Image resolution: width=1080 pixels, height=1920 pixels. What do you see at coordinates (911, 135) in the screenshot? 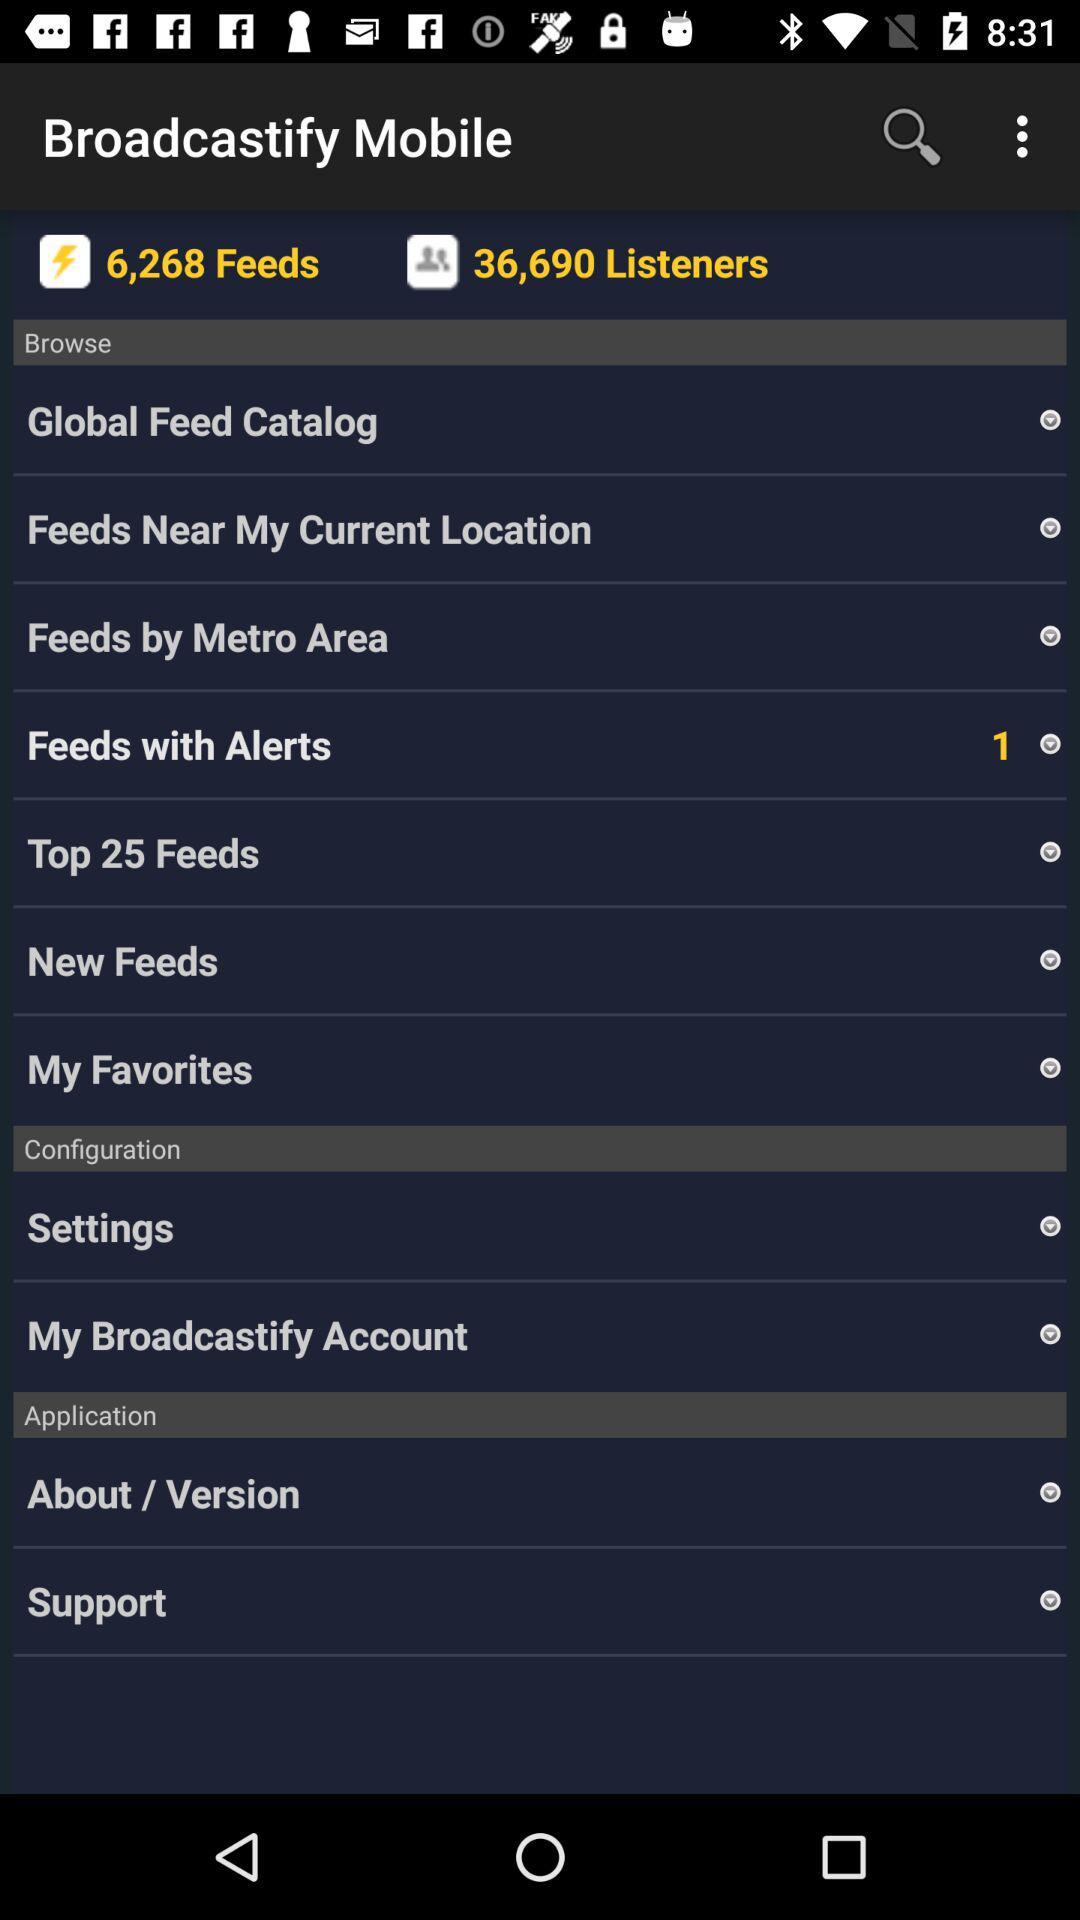
I see `the icon to the right of the broadcastify mobile` at bounding box center [911, 135].